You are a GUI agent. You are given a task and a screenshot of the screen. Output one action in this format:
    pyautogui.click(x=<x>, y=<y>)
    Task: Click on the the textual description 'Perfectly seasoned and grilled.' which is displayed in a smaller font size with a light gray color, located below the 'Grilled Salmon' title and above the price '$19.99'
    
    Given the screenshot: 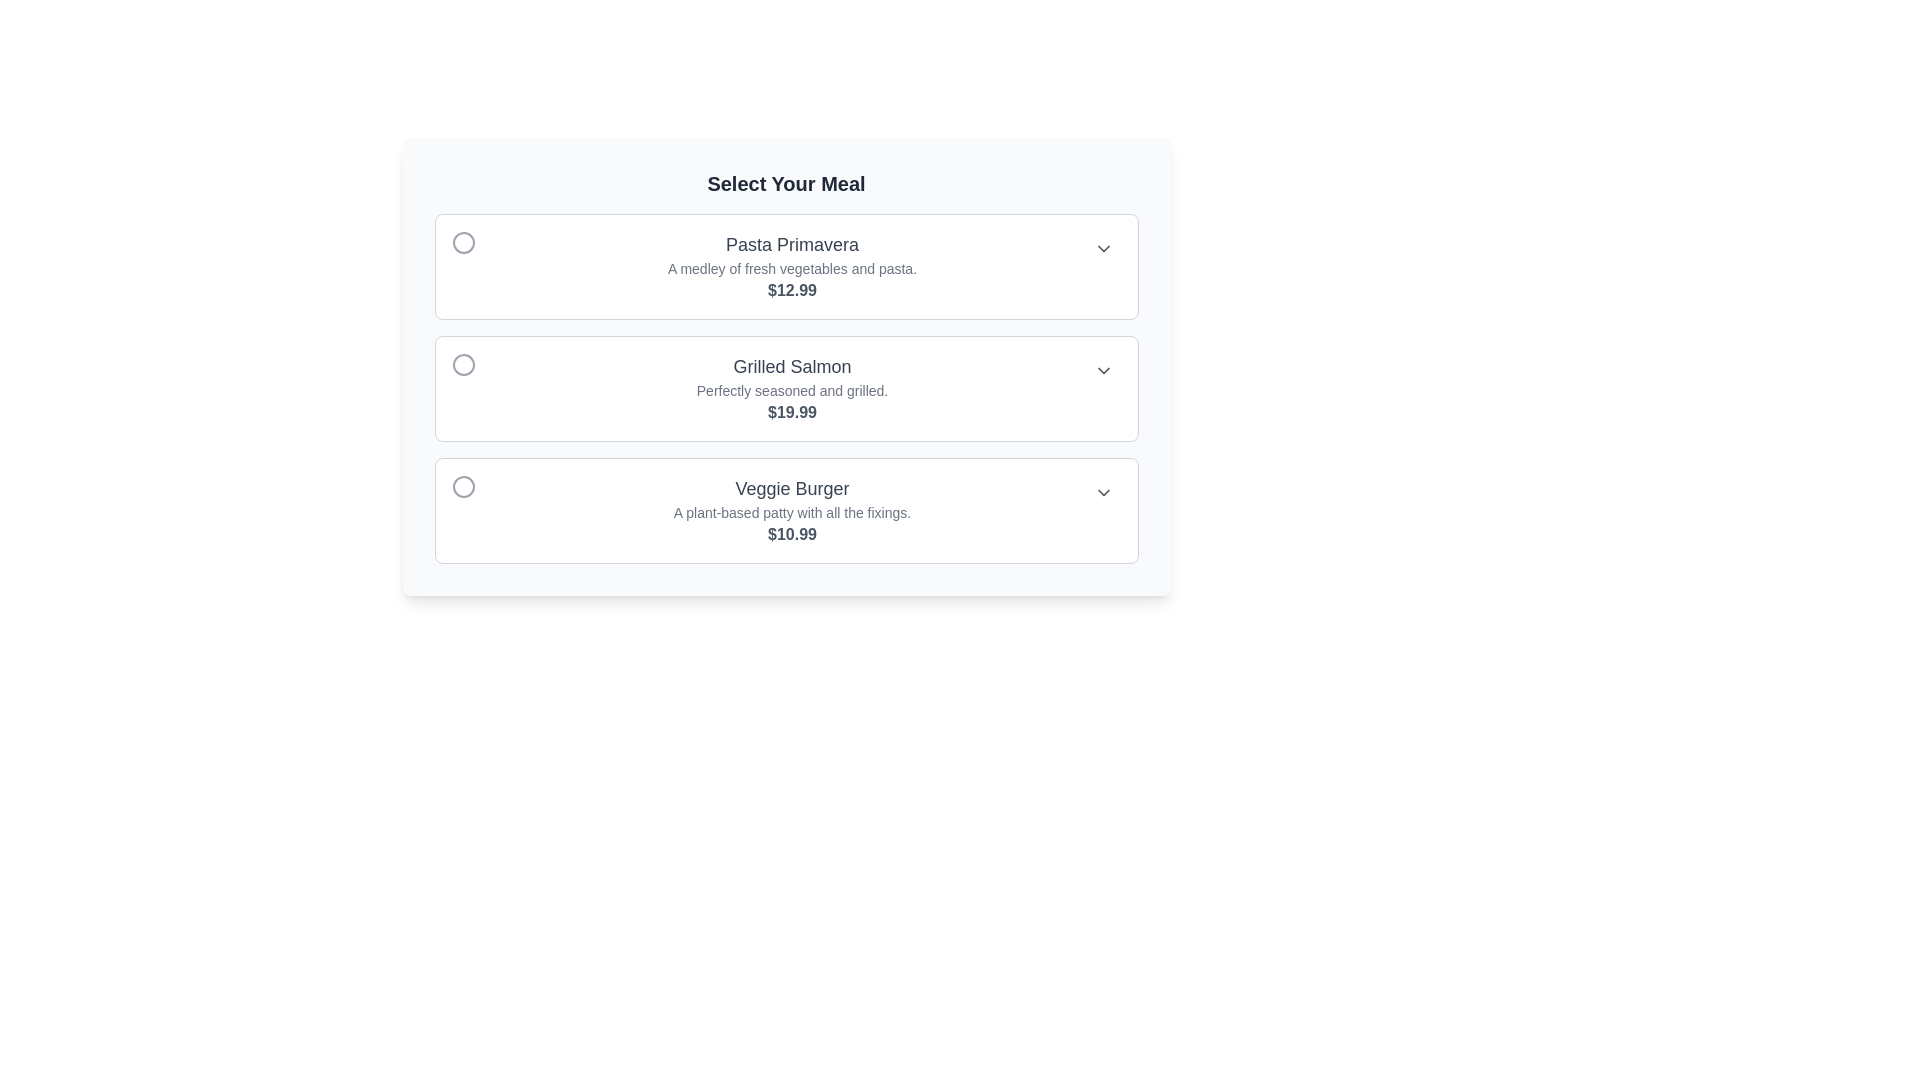 What is the action you would take?
    pyautogui.click(x=791, y=390)
    